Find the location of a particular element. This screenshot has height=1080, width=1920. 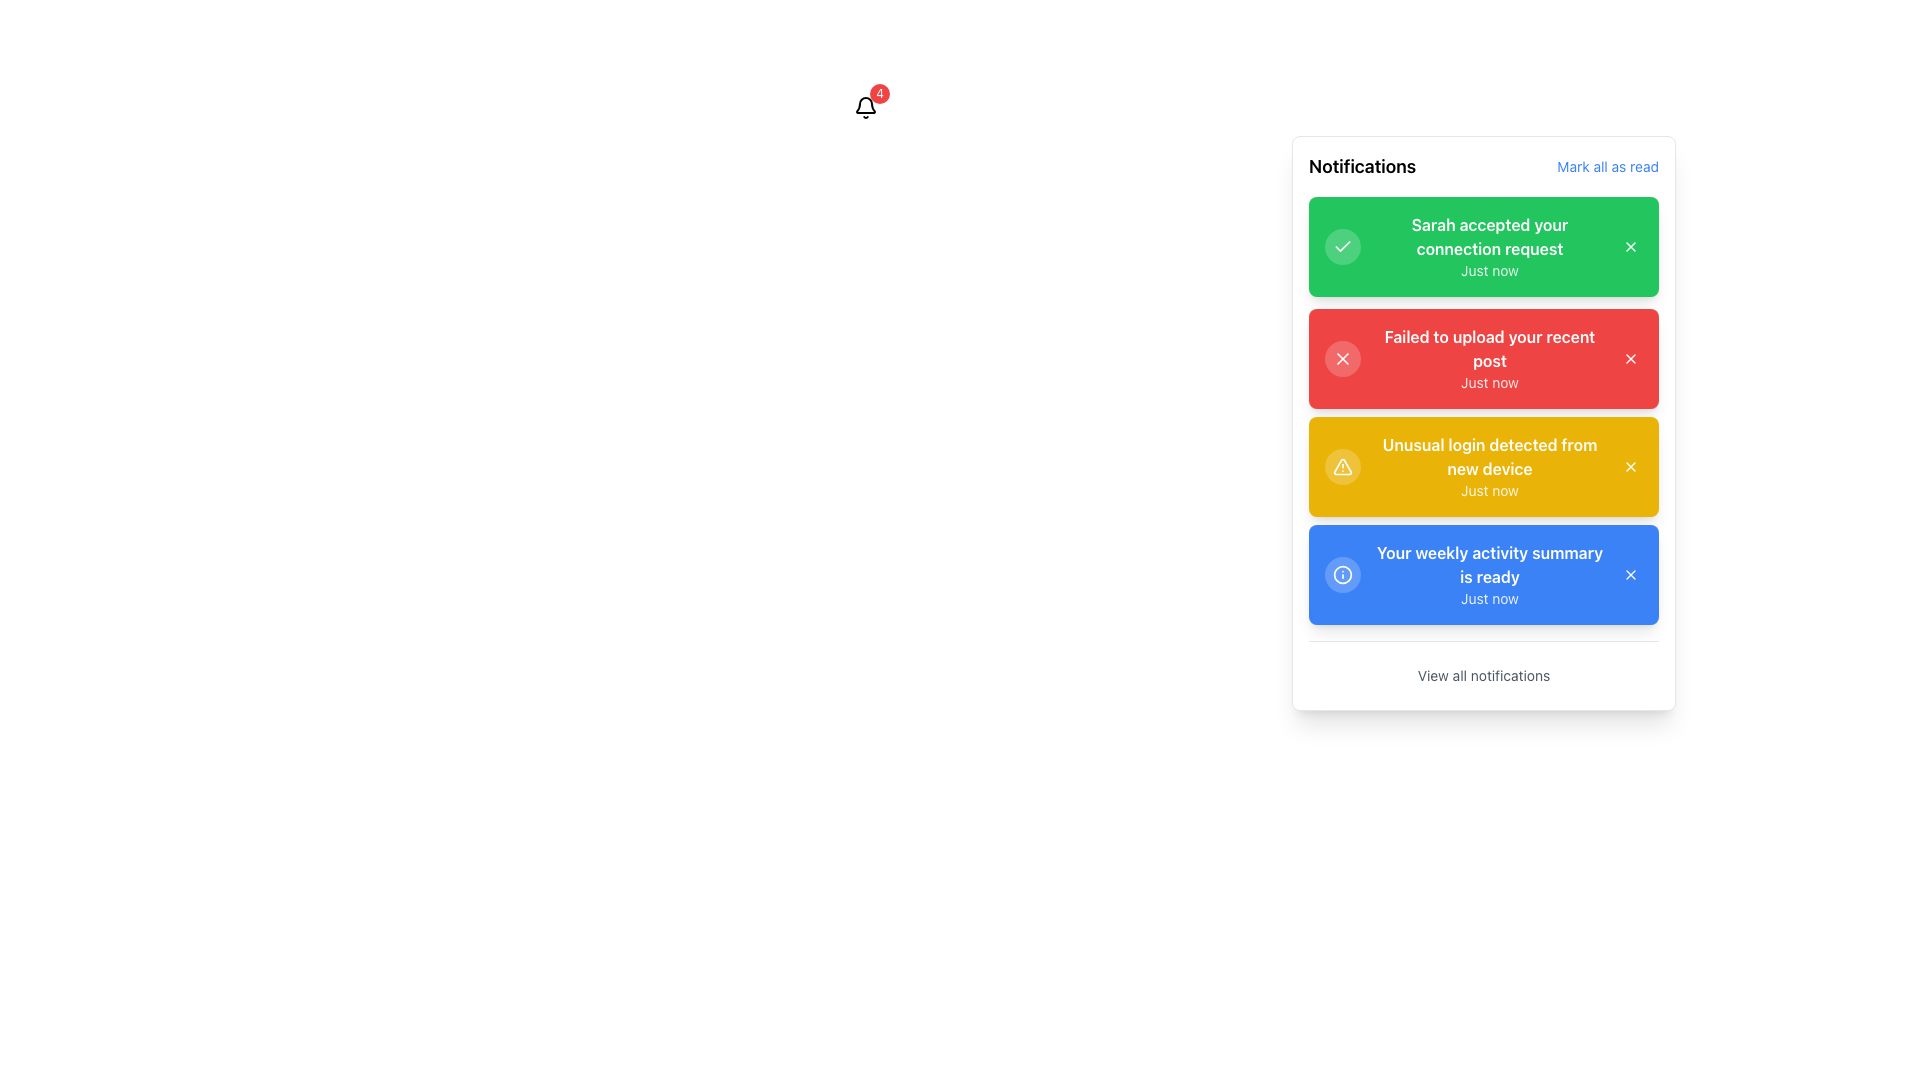

text indicating the relative time since the notification was generated, which states 'Just now', located in the lower part of the green notification card about 'Sarah accepted your connection request' is located at coordinates (1489, 270).